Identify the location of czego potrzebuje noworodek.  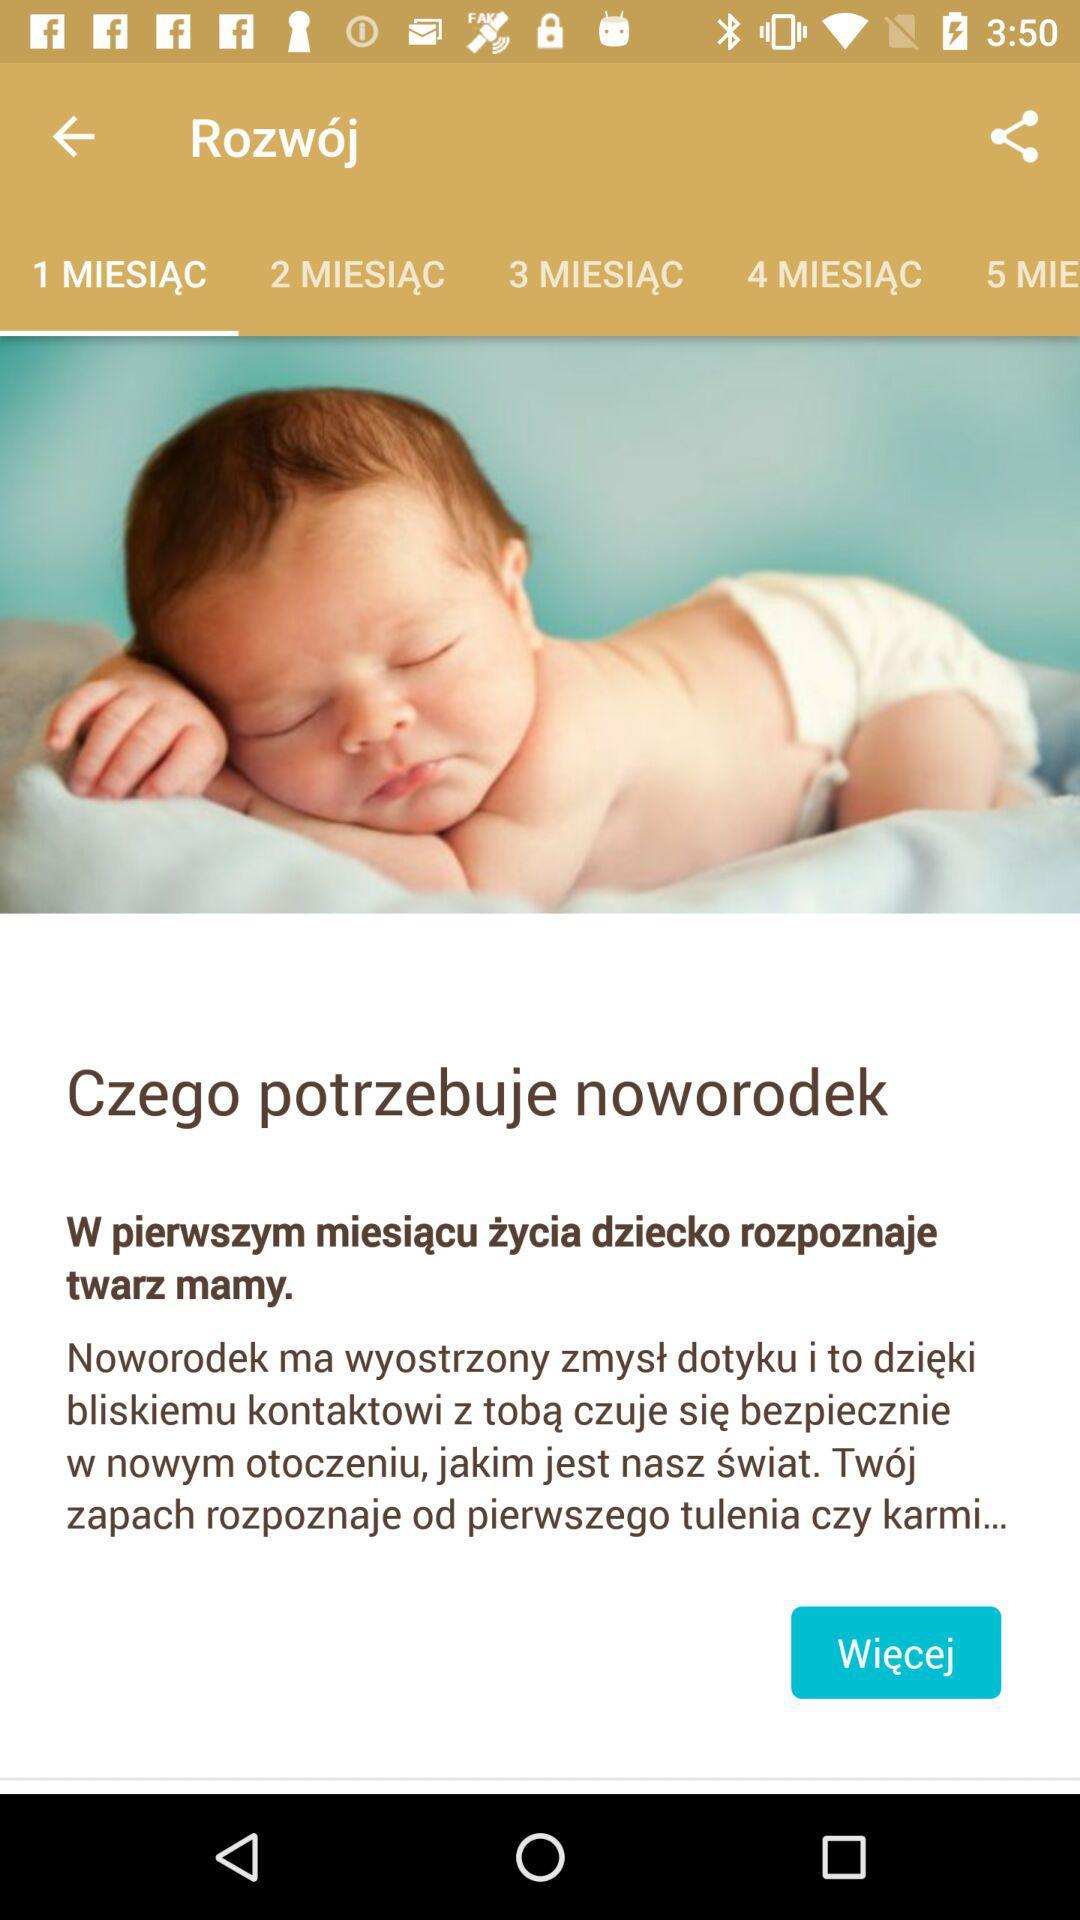
(540, 1089).